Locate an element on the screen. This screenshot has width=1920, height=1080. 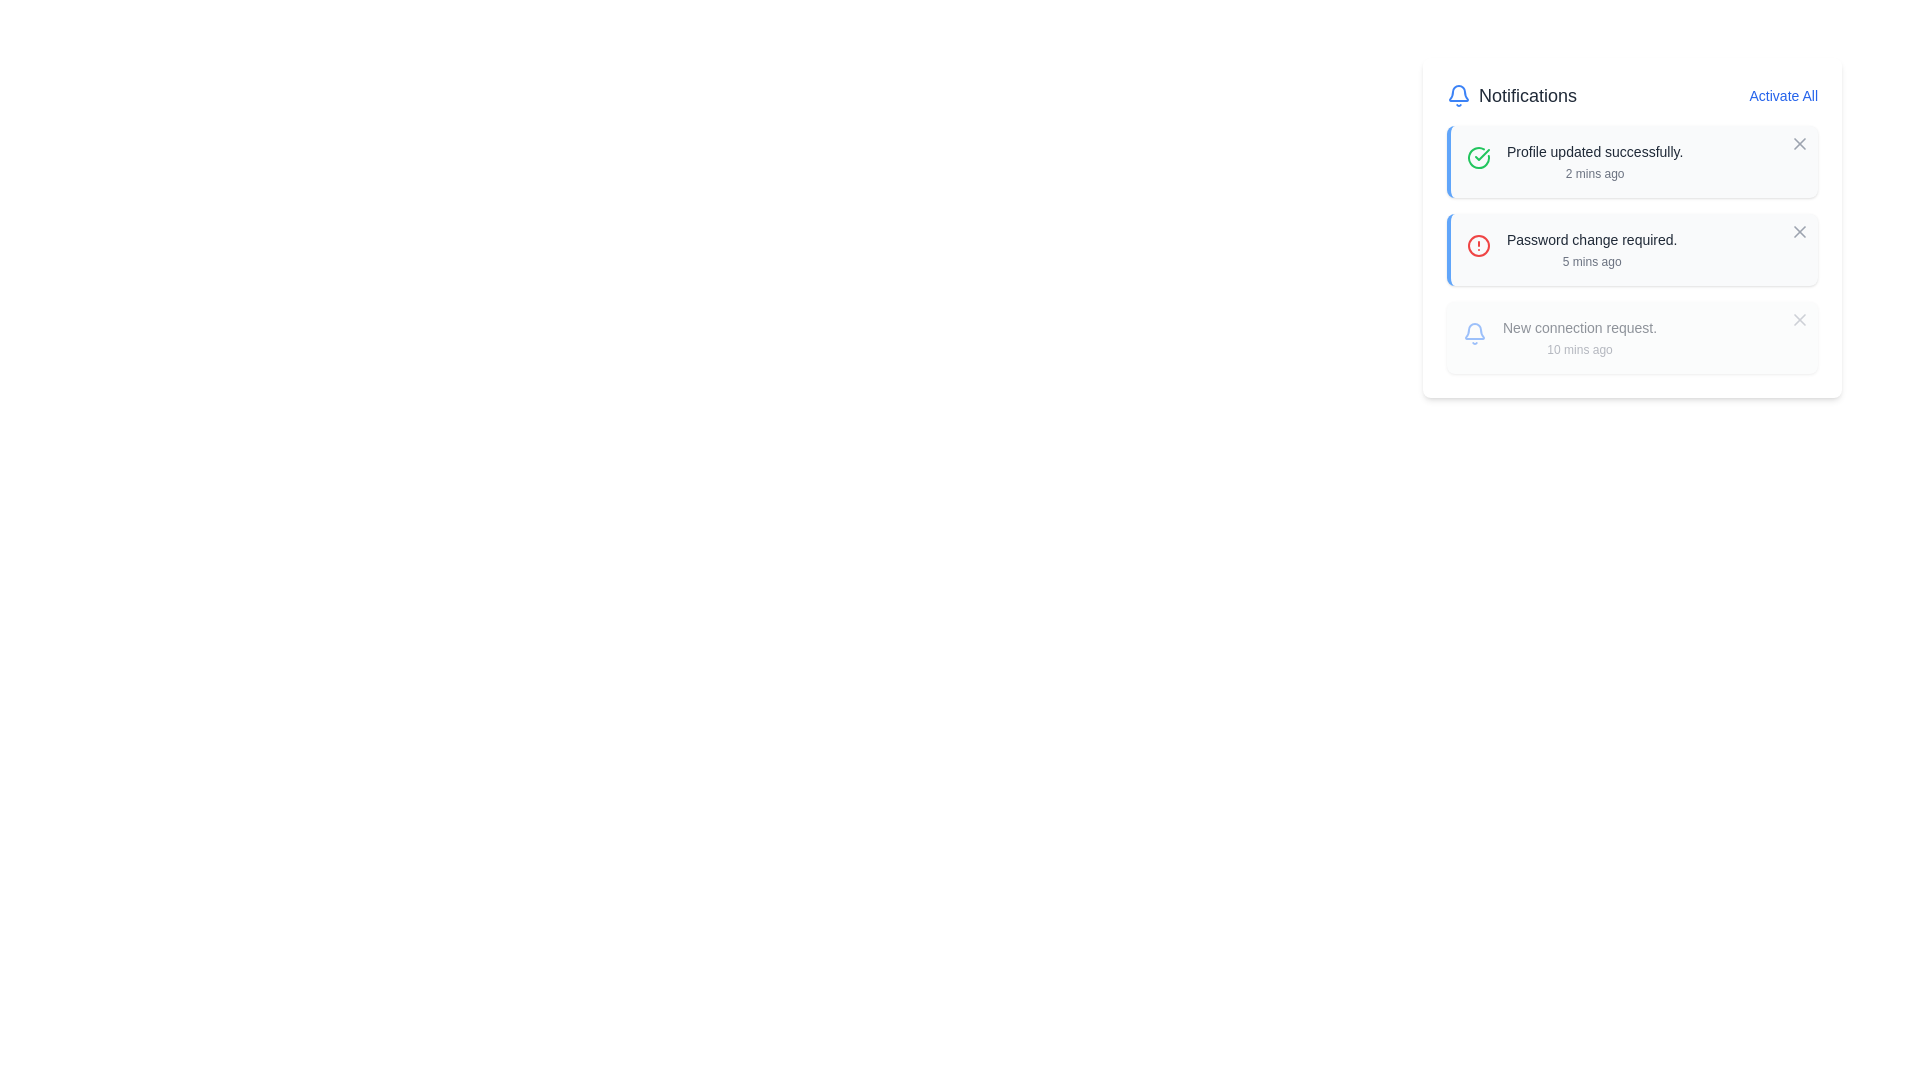
the close button on the Notification card is located at coordinates (1632, 337).